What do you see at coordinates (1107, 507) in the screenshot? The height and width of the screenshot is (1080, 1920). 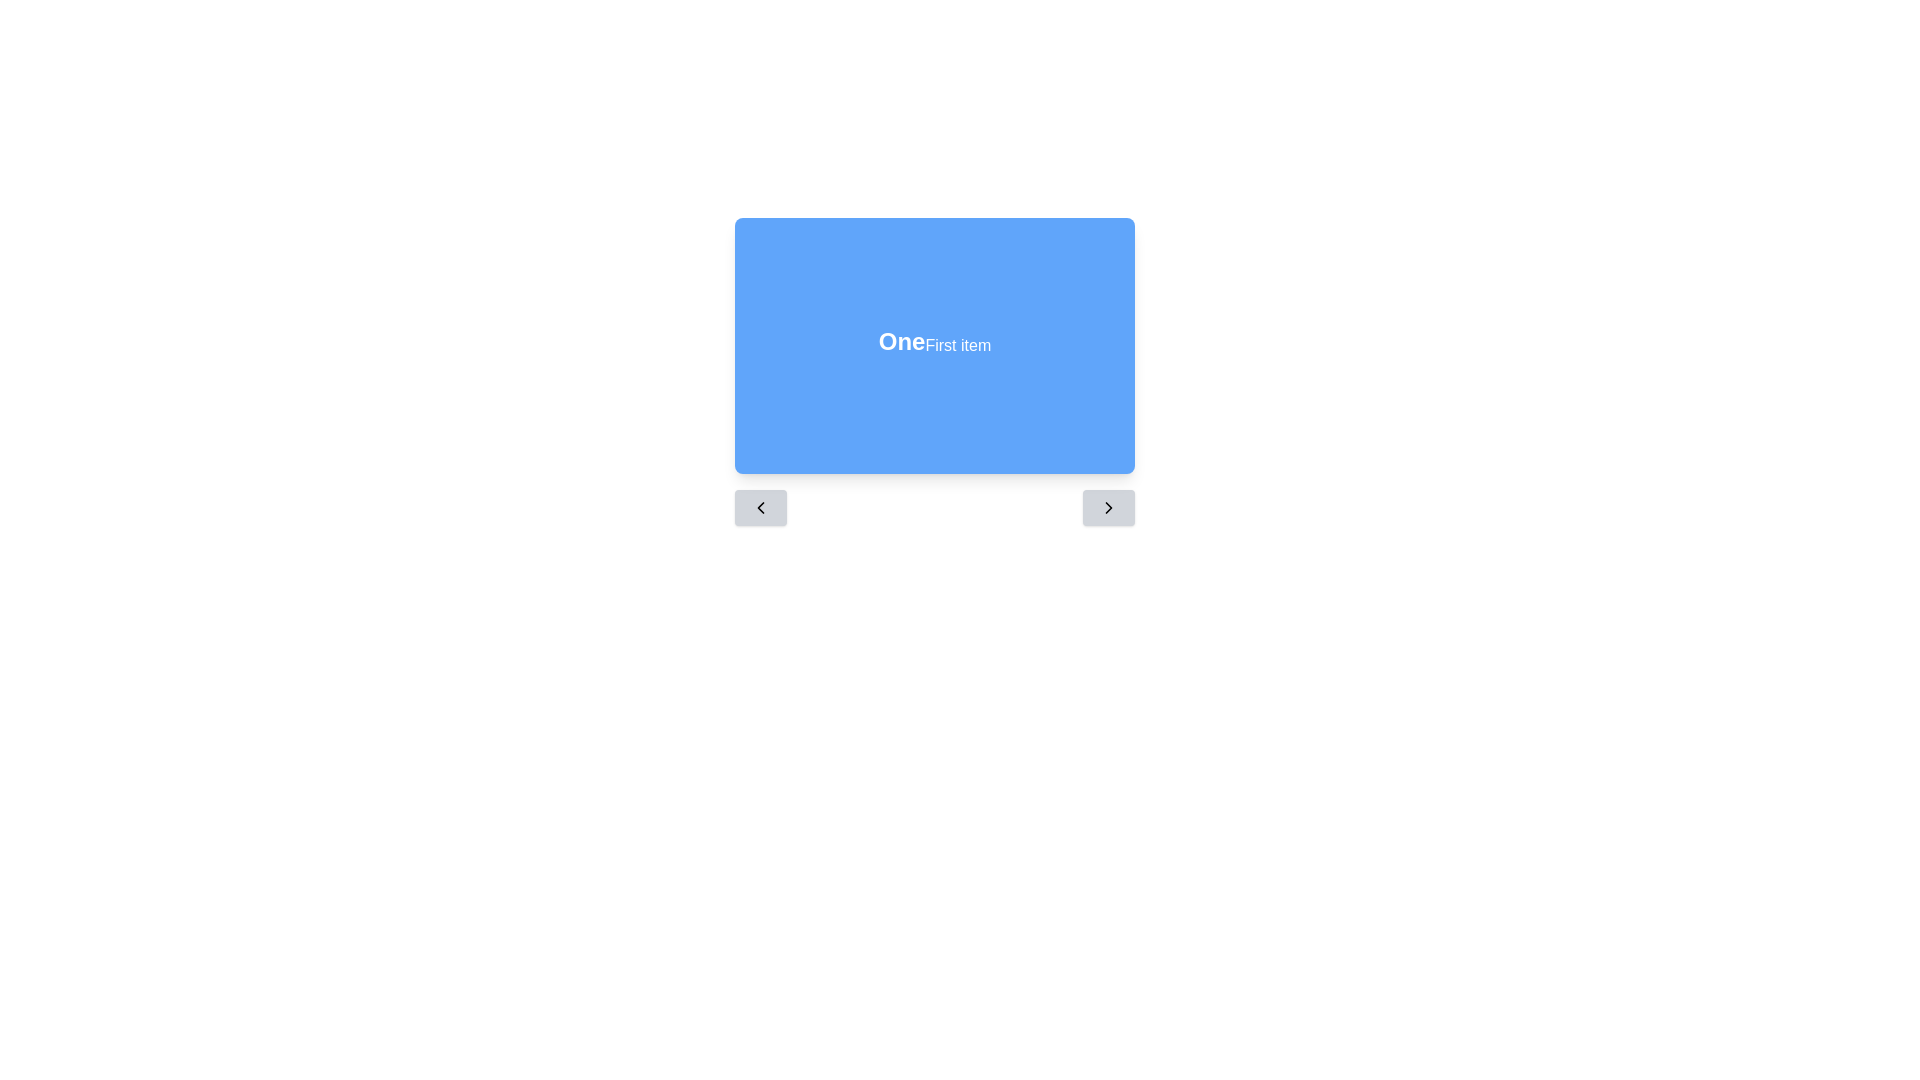 I see `the rightward navigation chevron icon within the light gray square button at the bottom right of the blue card` at bounding box center [1107, 507].